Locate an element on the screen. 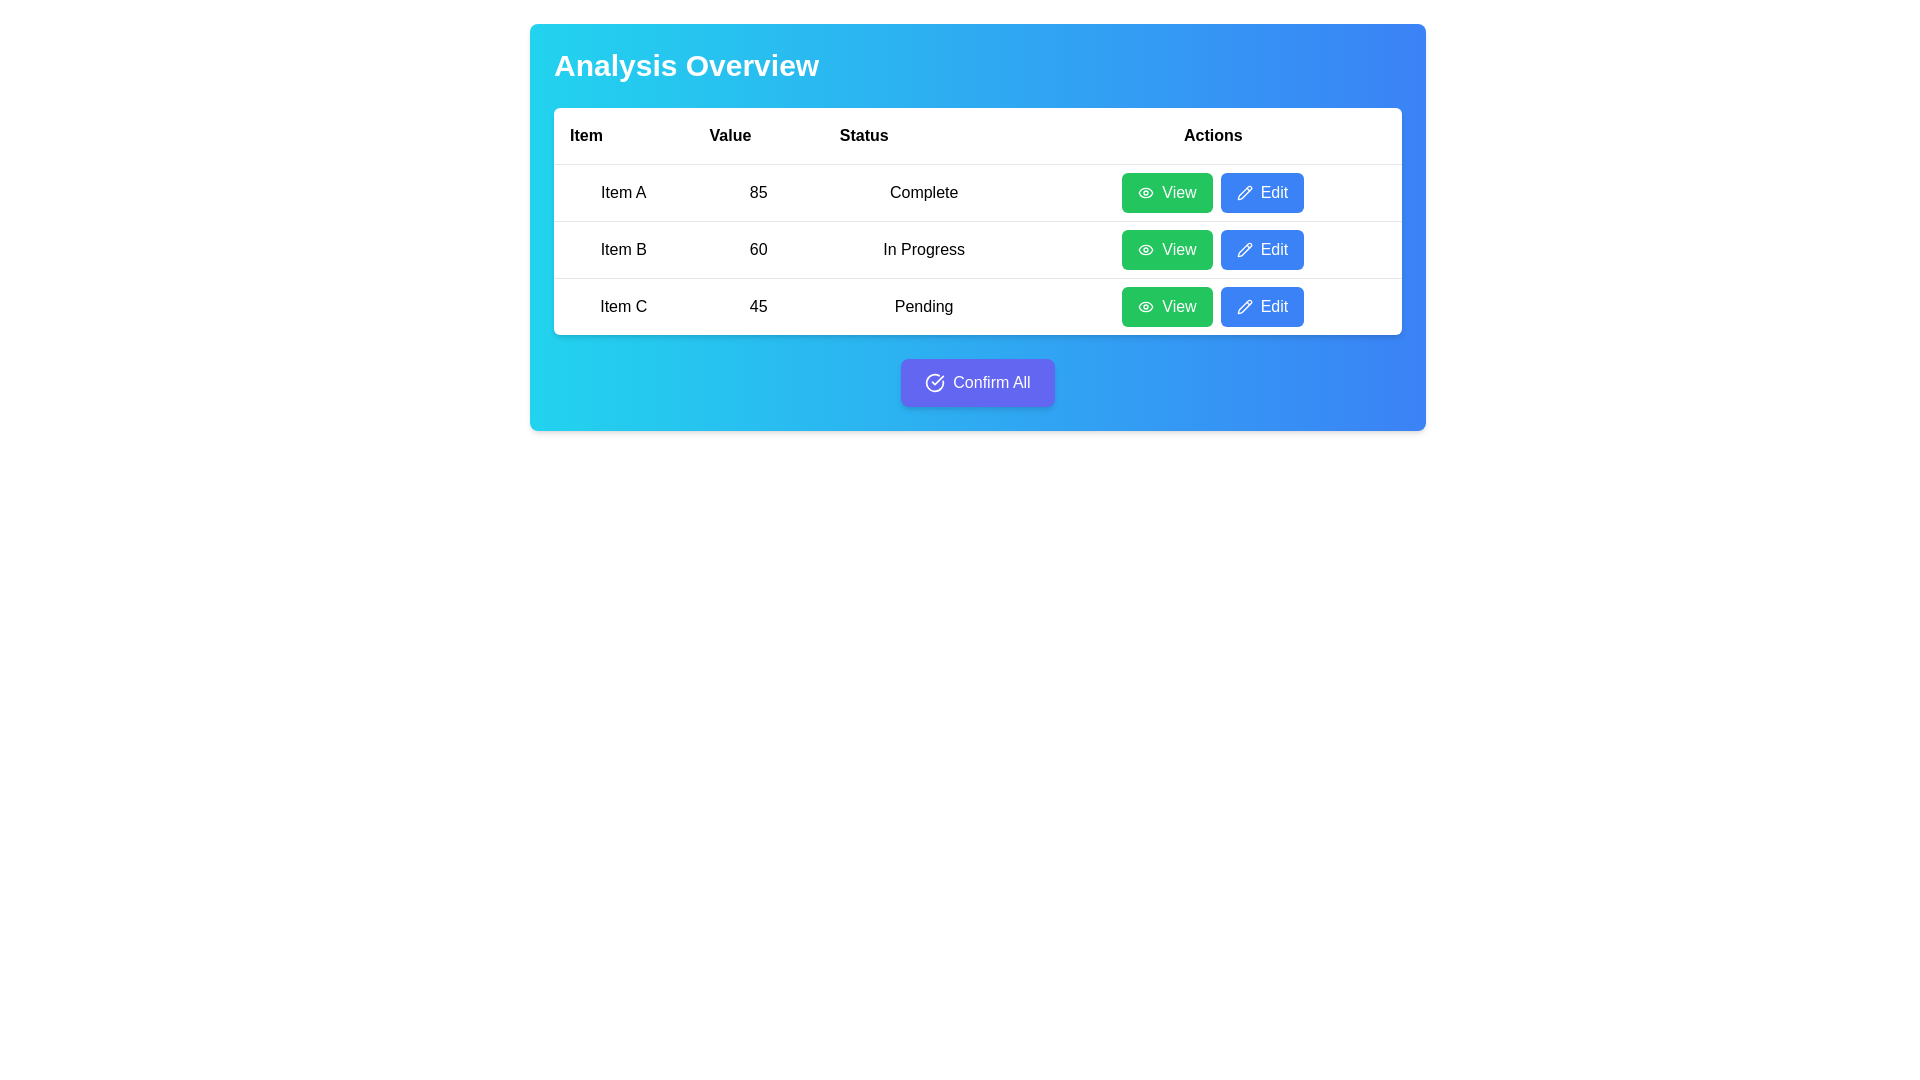 This screenshot has width=1920, height=1080. the leftmost button in the 'Actions' column of the third row in the table is located at coordinates (1167, 307).